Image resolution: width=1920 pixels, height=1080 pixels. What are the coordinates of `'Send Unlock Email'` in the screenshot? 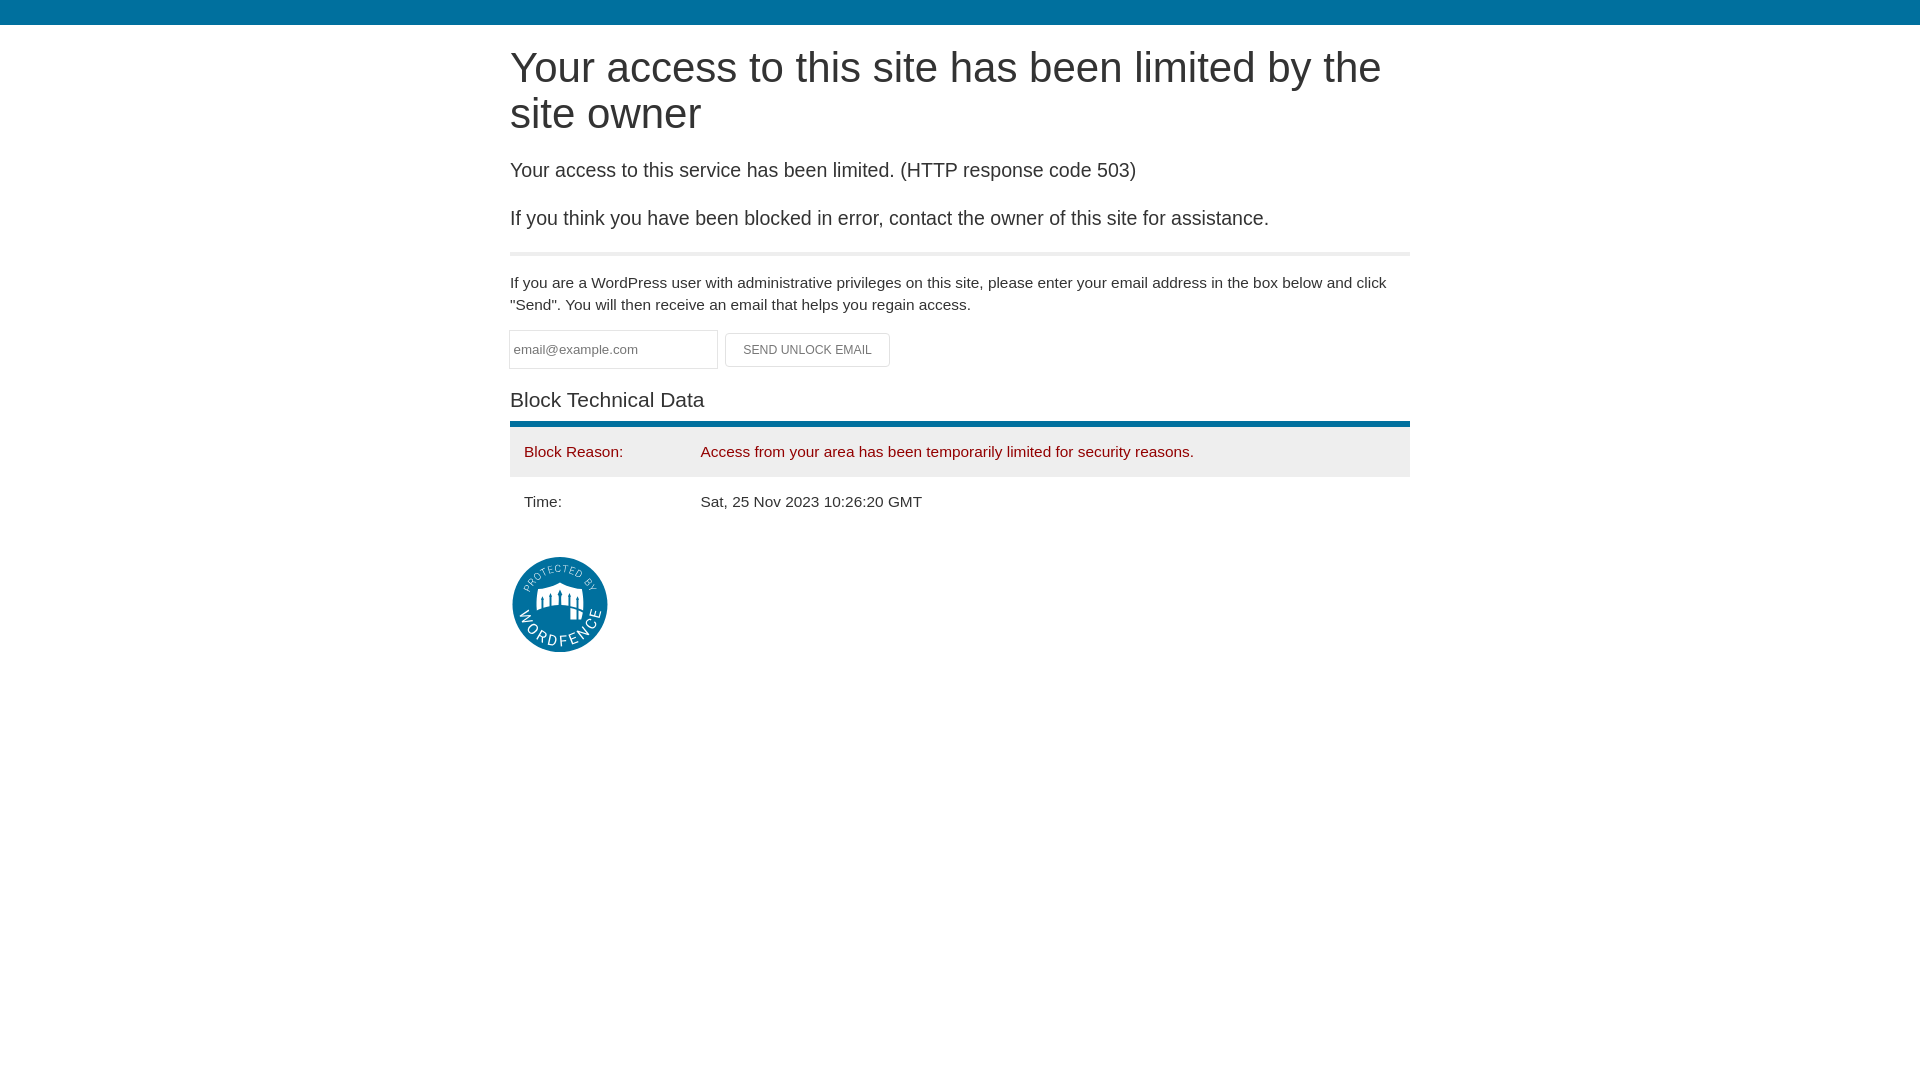 It's located at (807, 349).